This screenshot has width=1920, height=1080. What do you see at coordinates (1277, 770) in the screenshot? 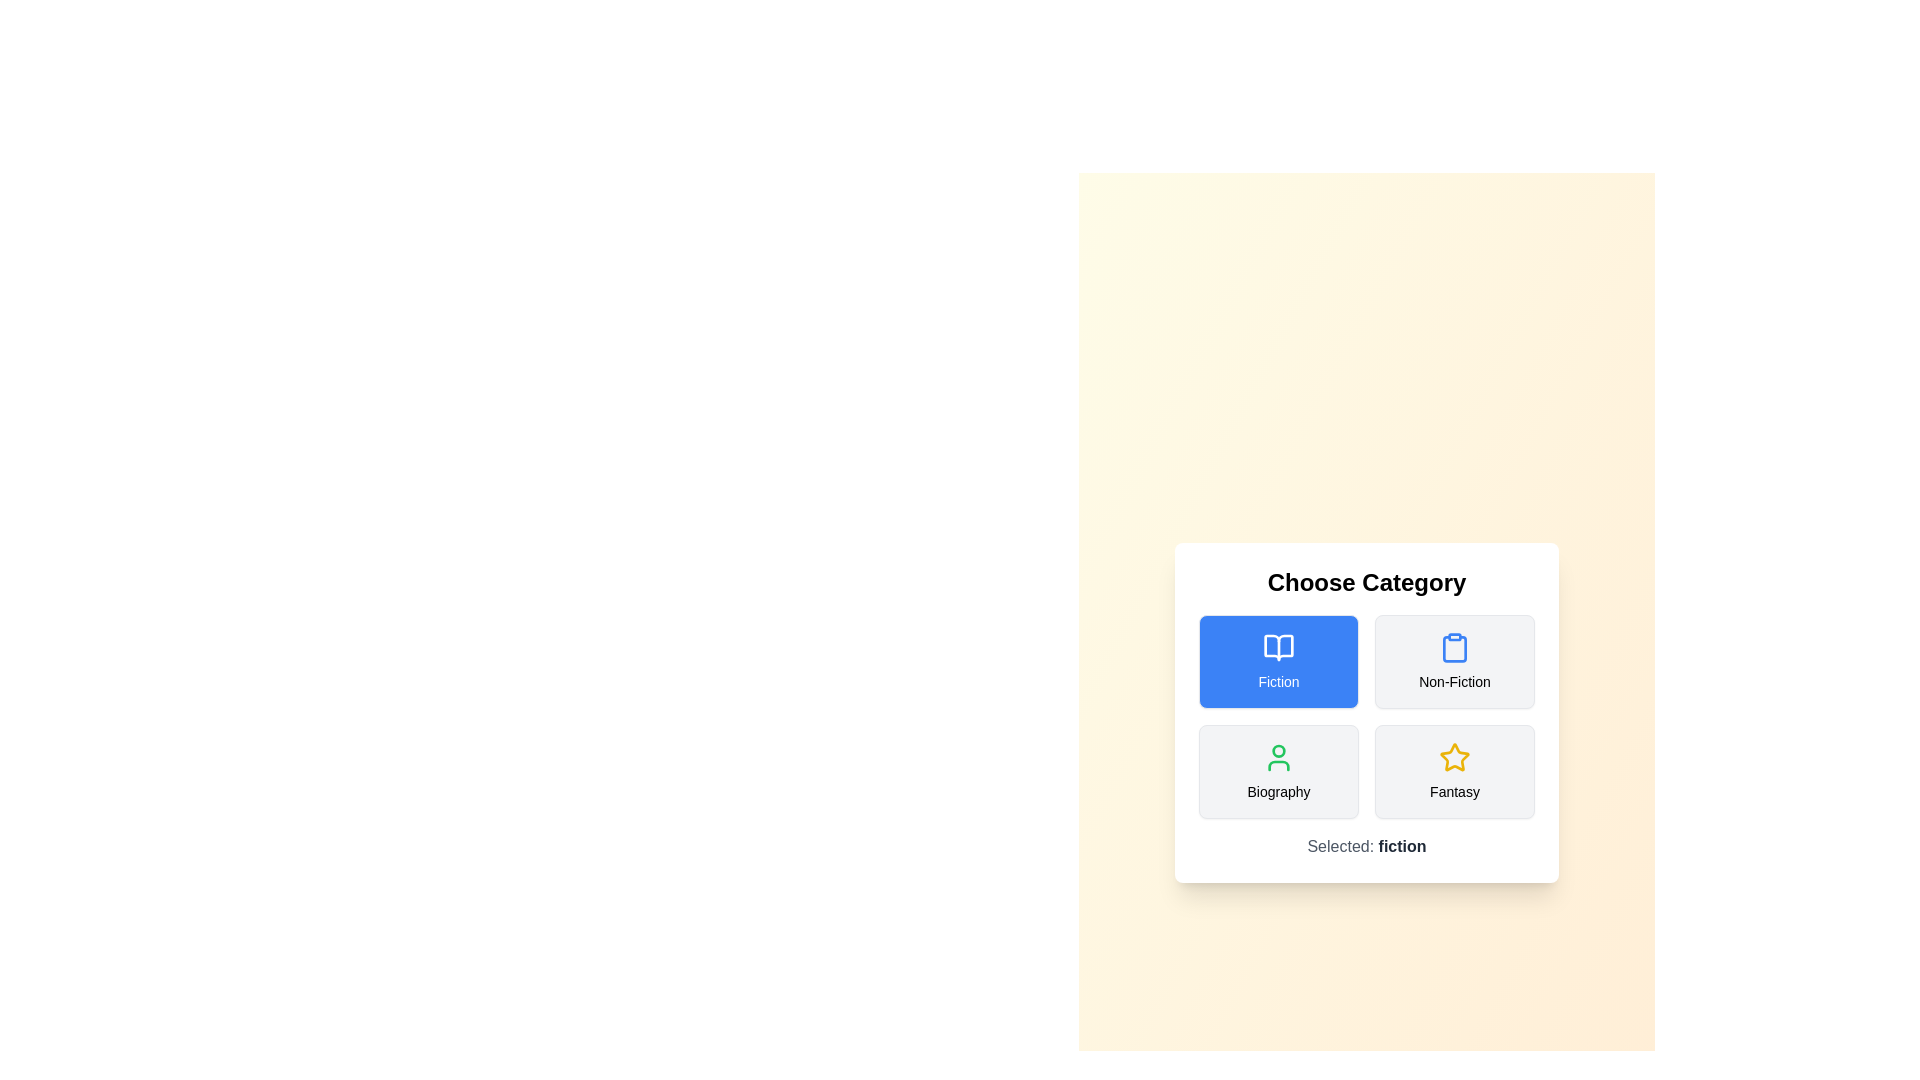
I see `the category Biography by clicking its button` at bounding box center [1277, 770].